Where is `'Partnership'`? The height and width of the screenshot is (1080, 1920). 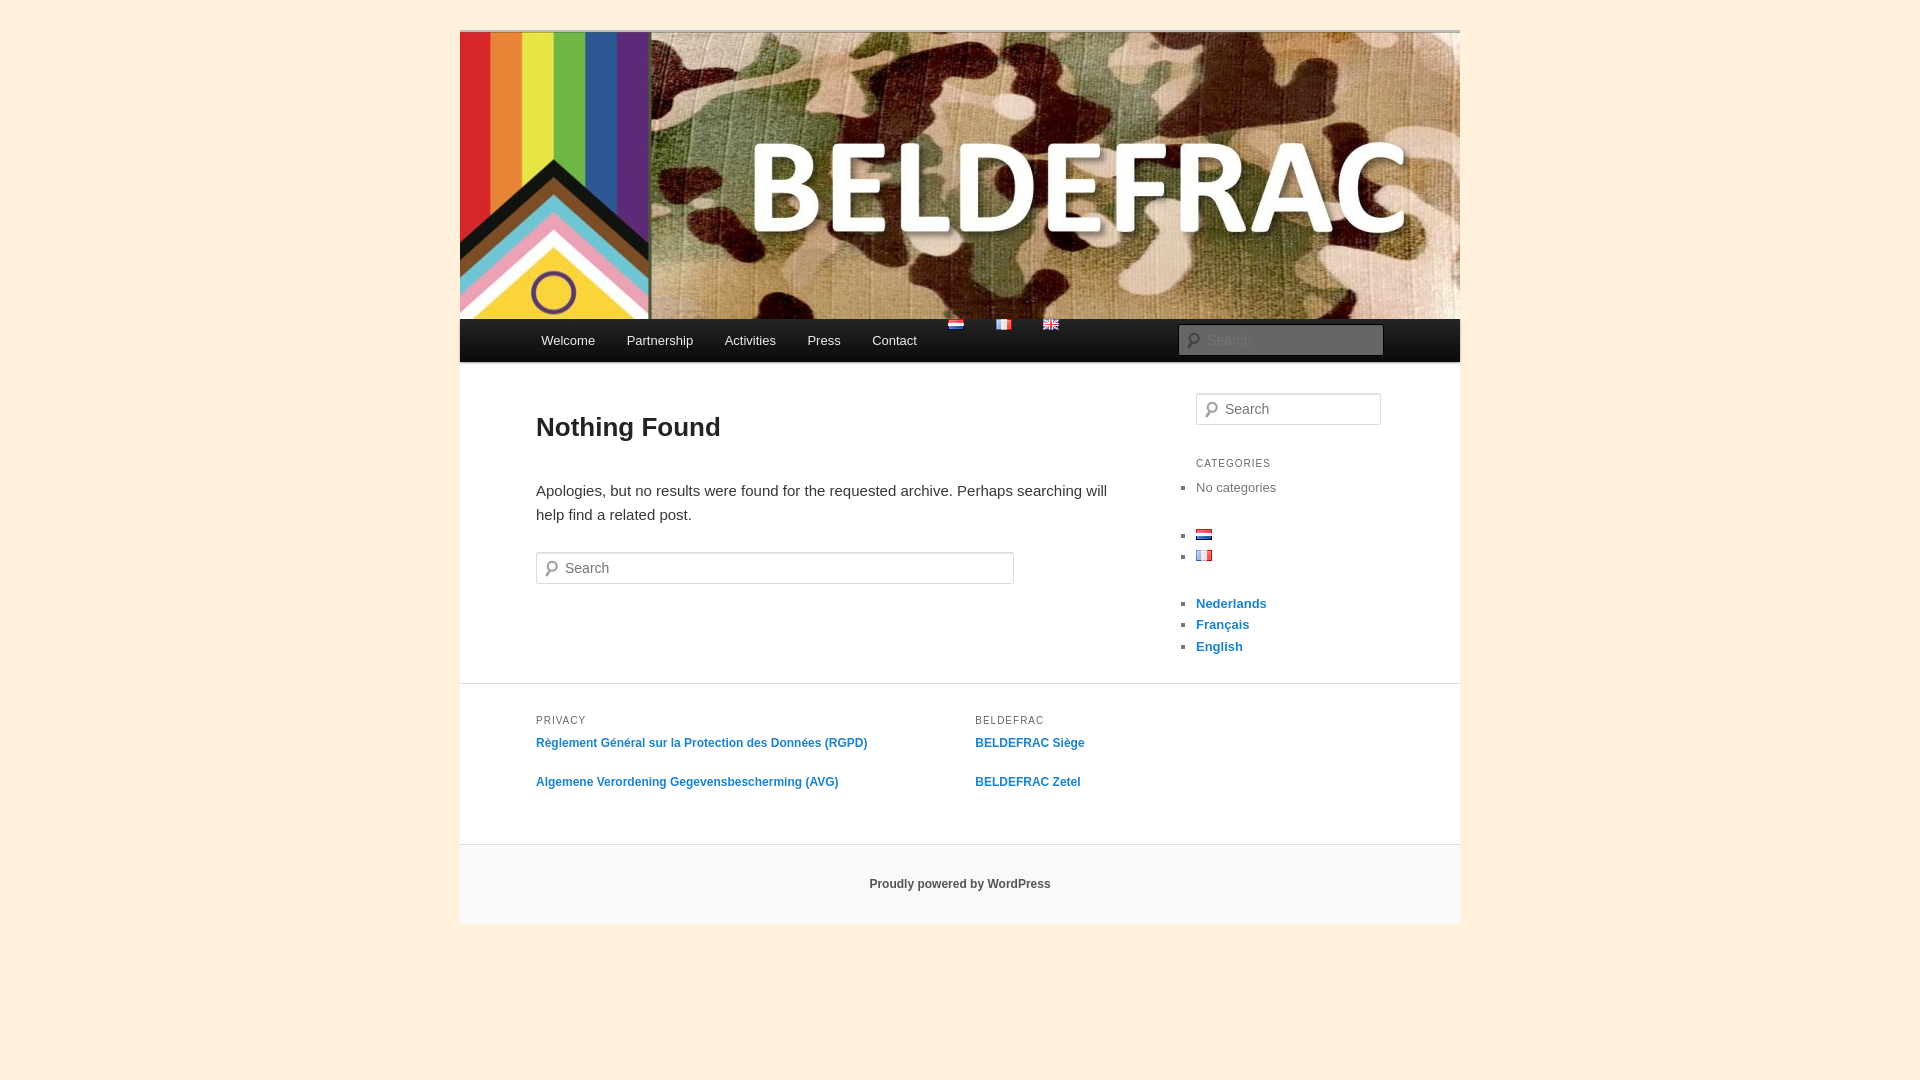 'Partnership' is located at coordinates (660, 339).